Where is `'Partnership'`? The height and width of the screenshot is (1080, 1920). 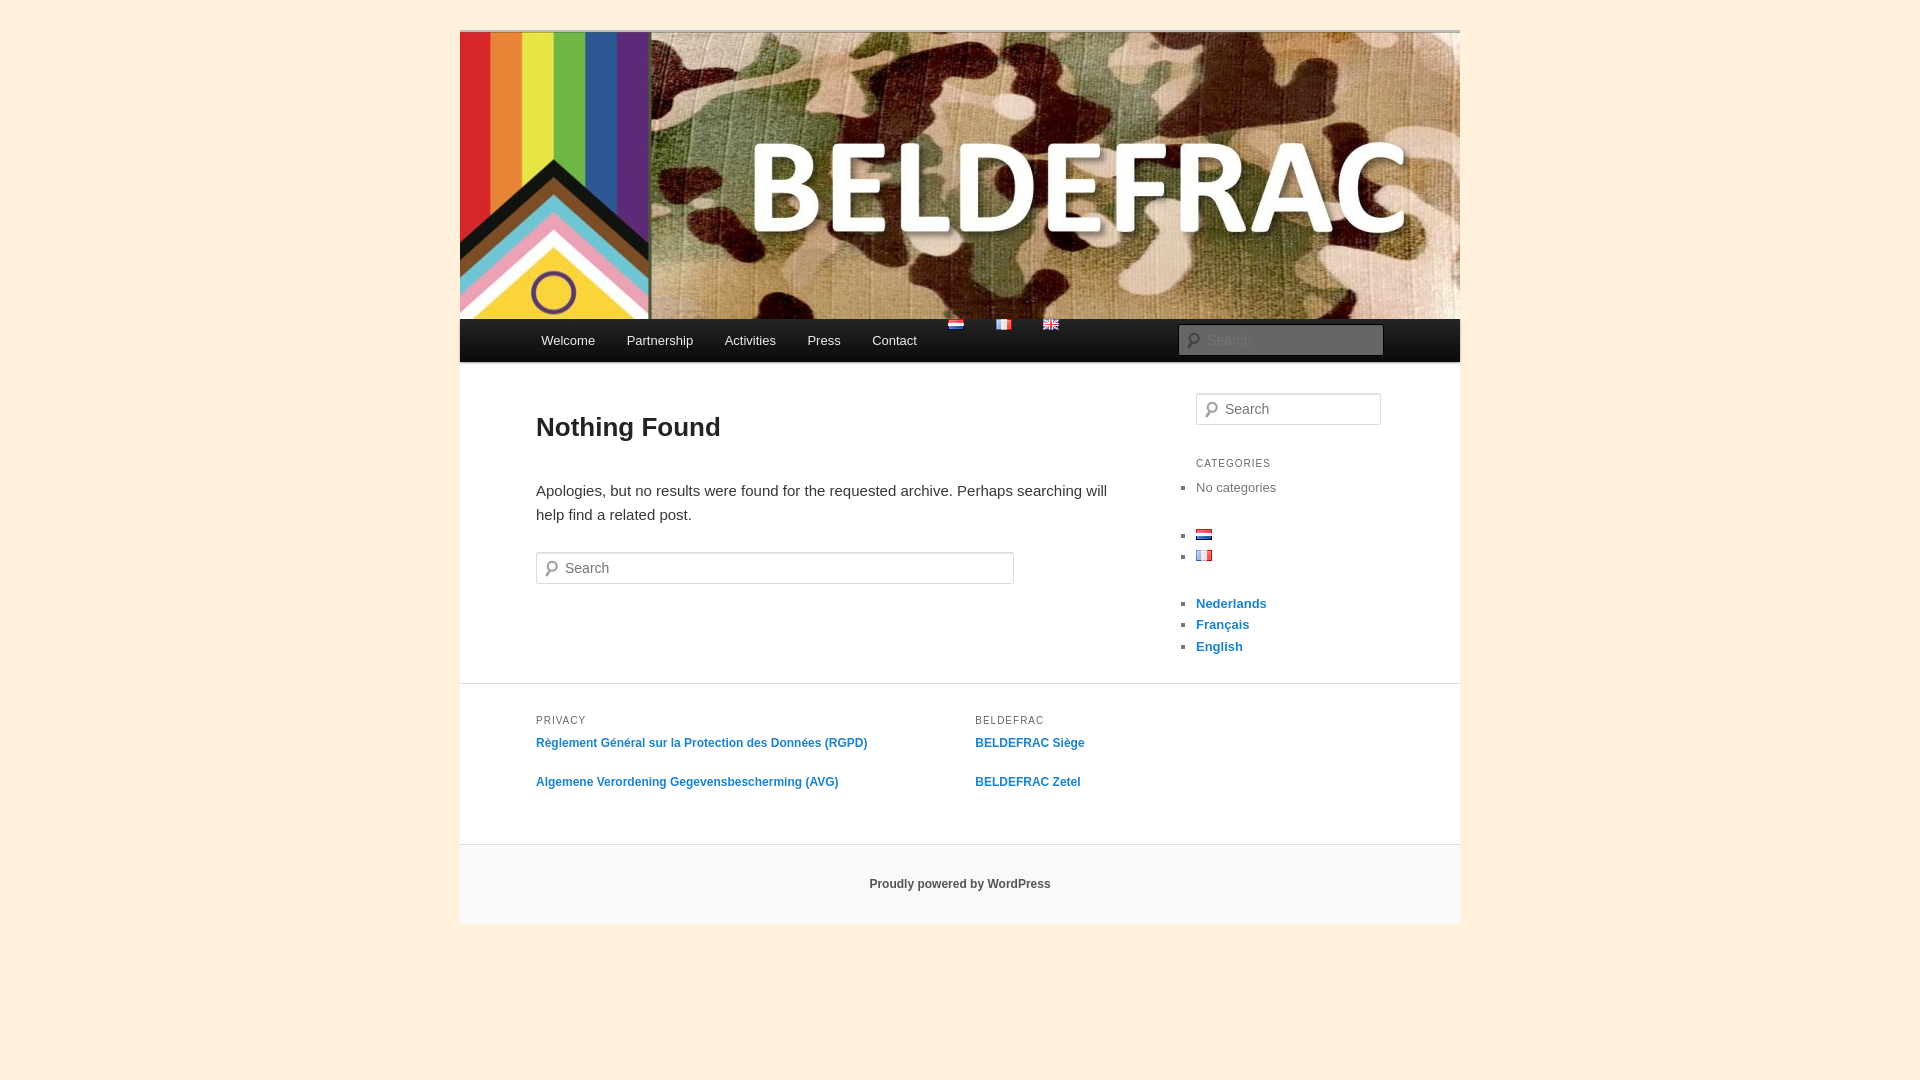 'Partnership' is located at coordinates (660, 339).